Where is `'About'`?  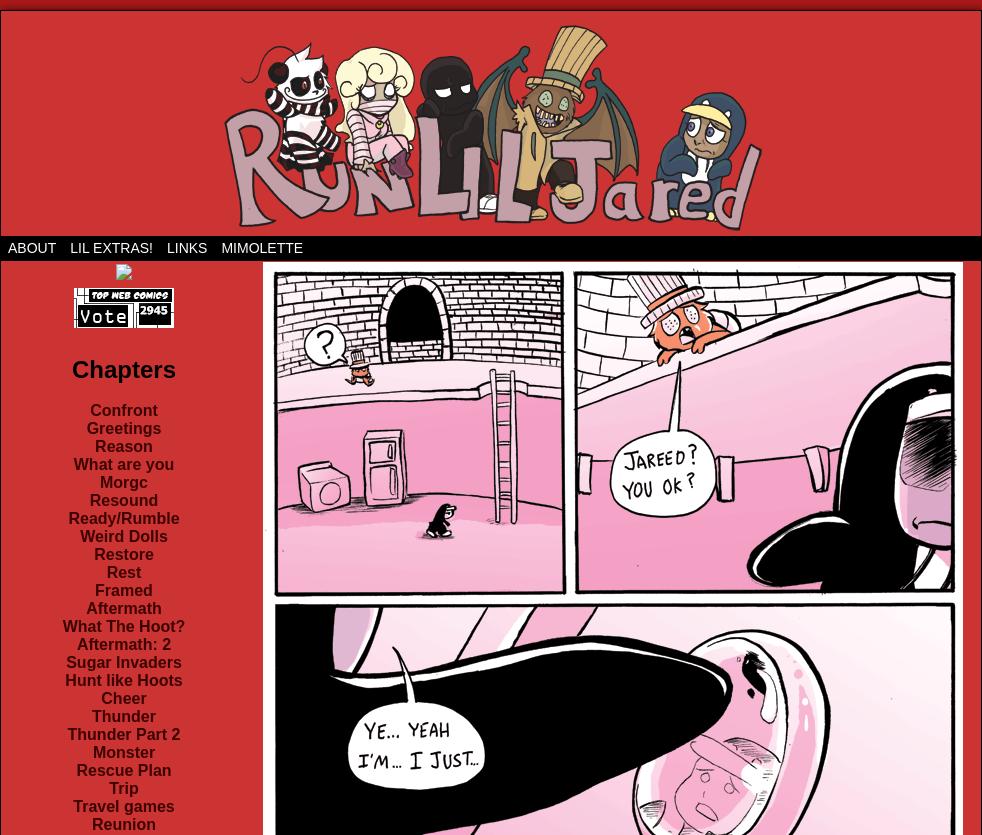 'About' is located at coordinates (31, 247).